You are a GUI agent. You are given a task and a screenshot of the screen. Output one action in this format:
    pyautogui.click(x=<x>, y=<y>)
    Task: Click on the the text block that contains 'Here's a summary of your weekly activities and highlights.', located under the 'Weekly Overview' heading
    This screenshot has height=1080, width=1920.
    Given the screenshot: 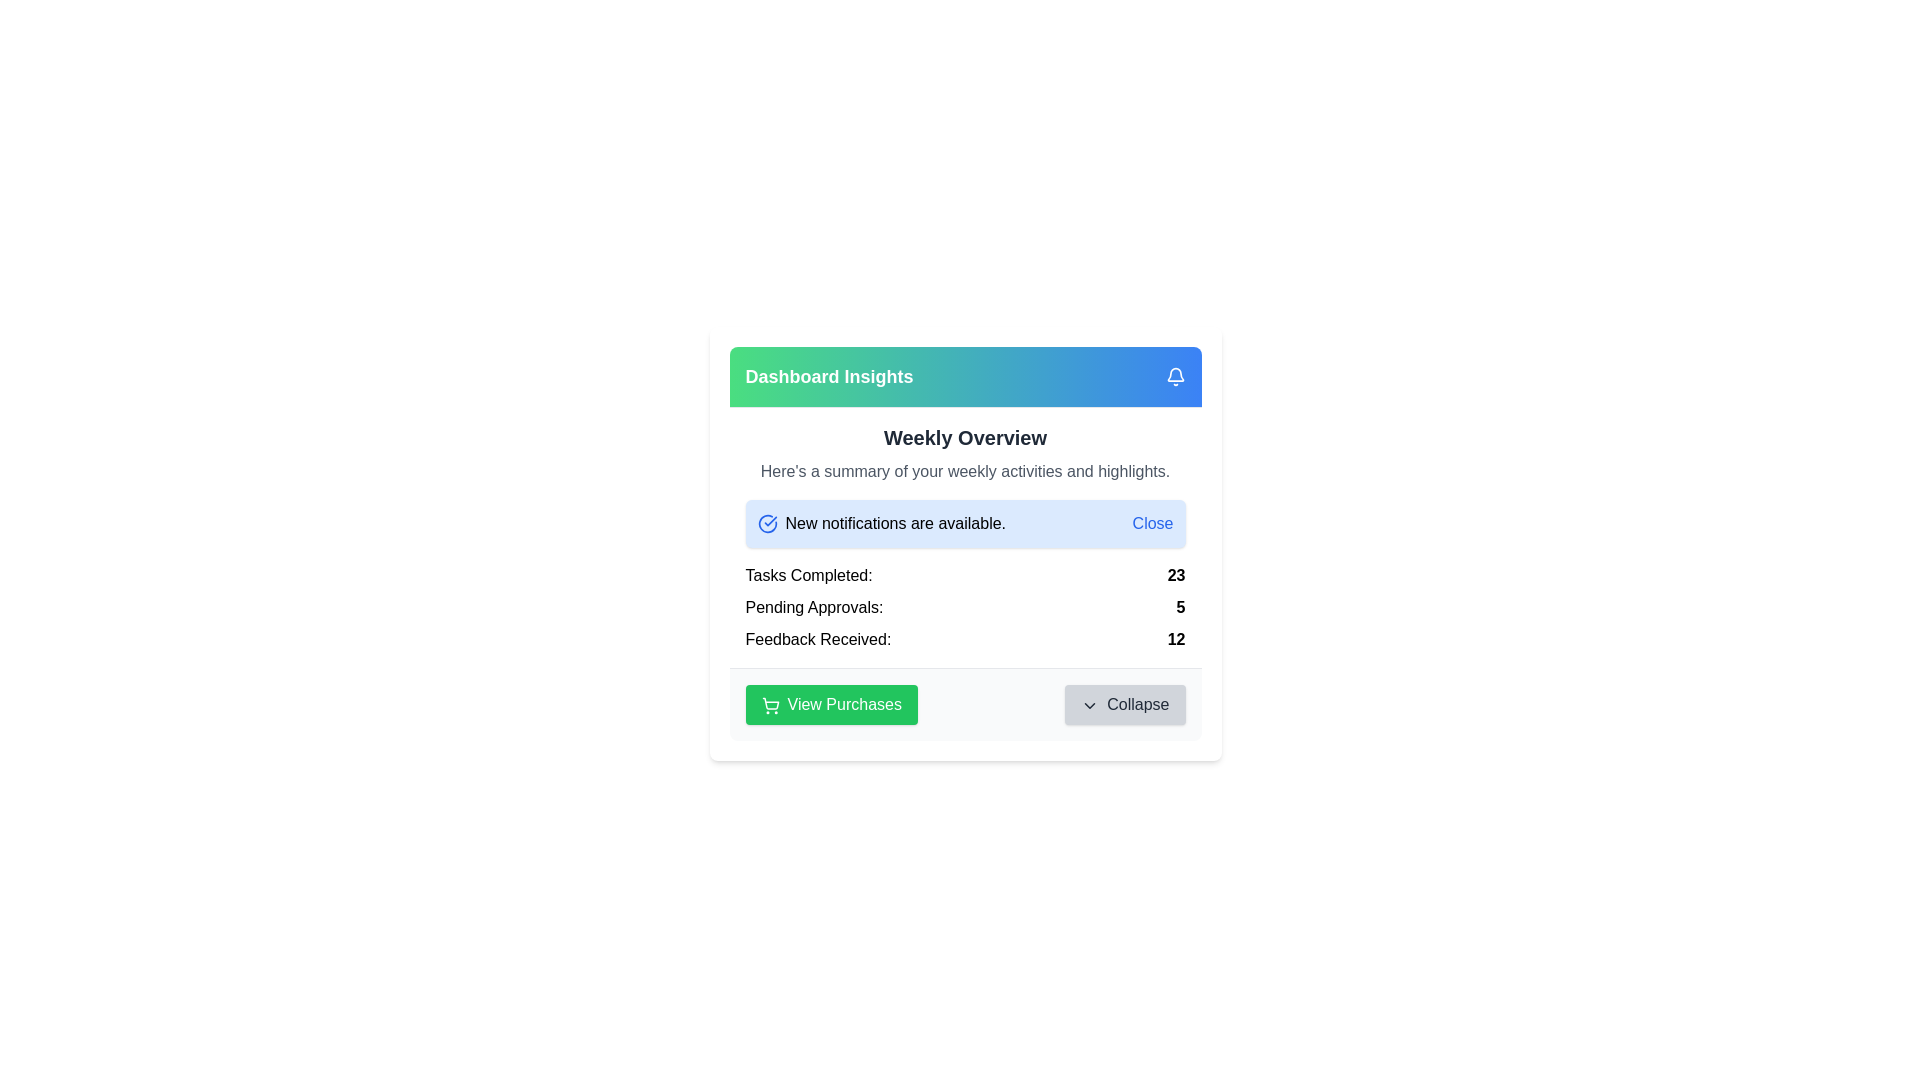 What is the action you would take?
    pyautogui.click(x=965, y=471)
    